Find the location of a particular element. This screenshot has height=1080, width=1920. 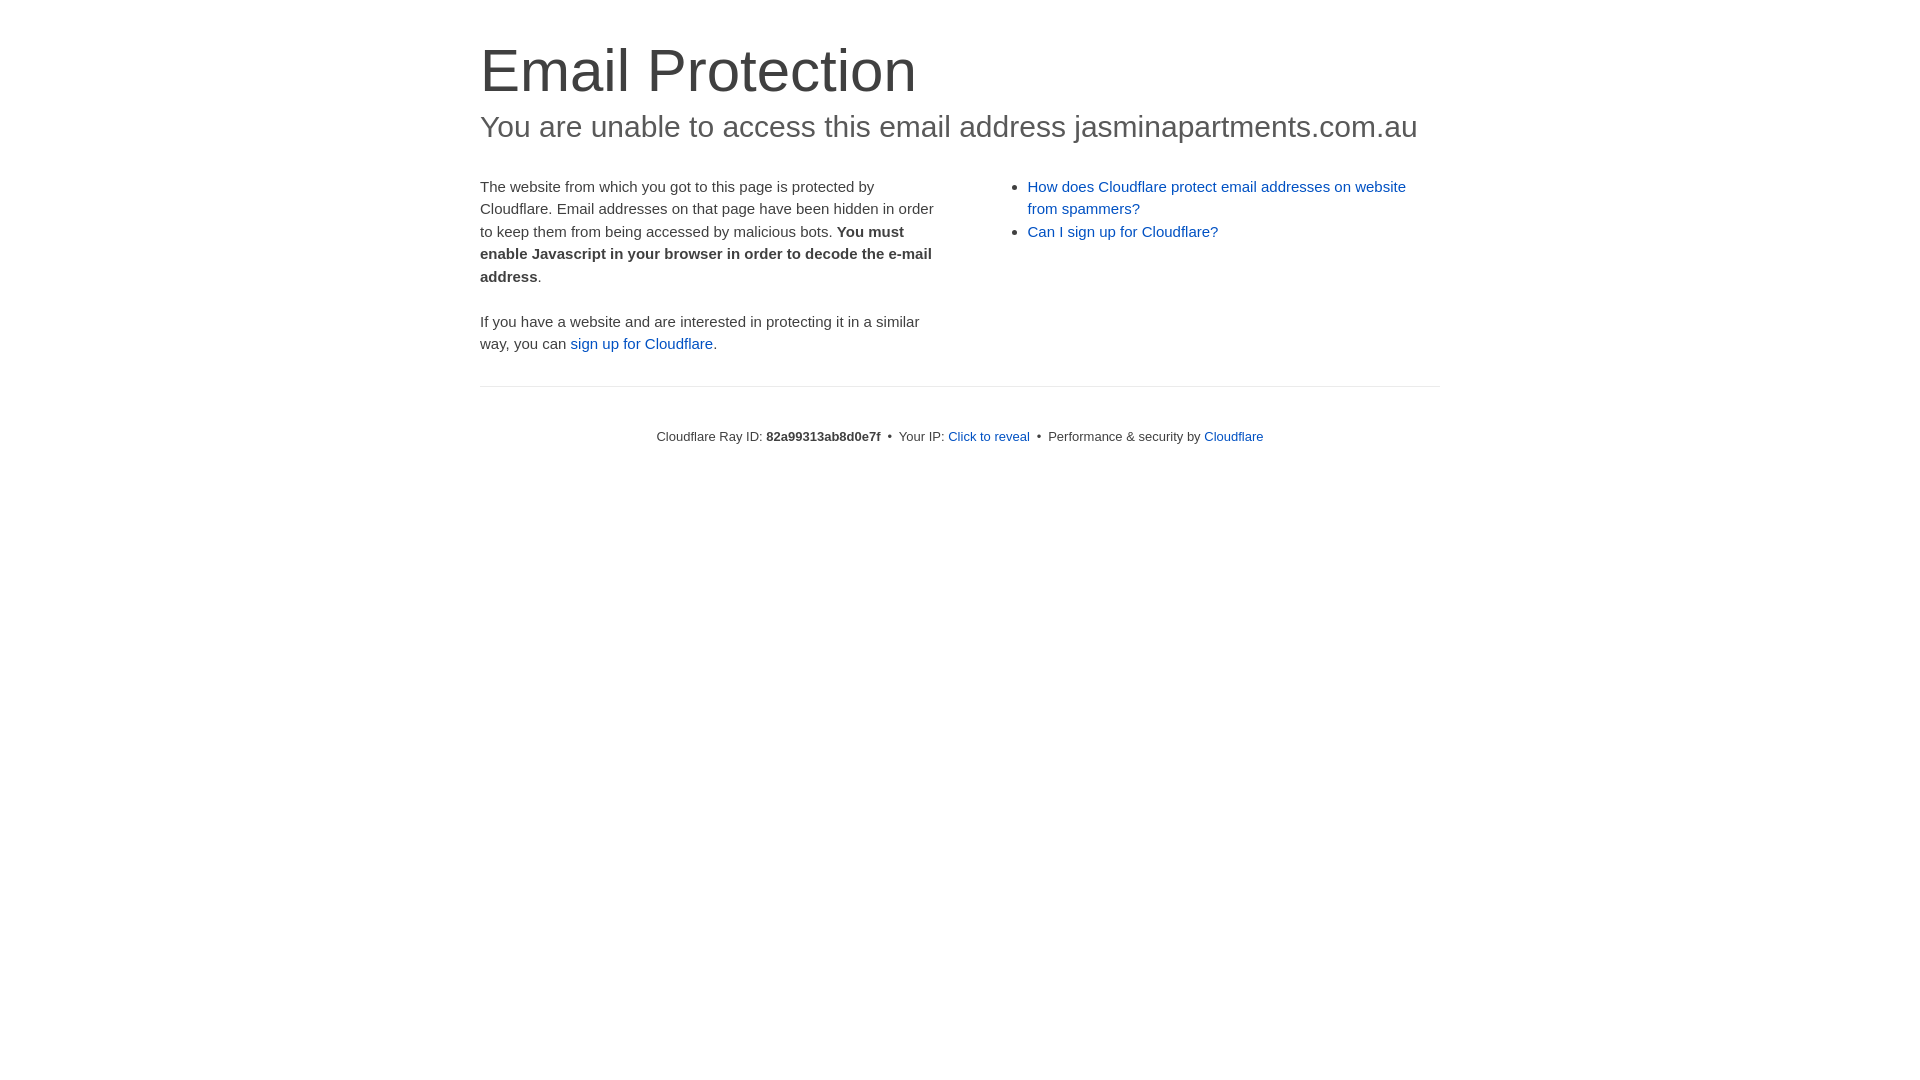

'Can I sign up for Cloudflare?' is located at coordinates (1123, 230).